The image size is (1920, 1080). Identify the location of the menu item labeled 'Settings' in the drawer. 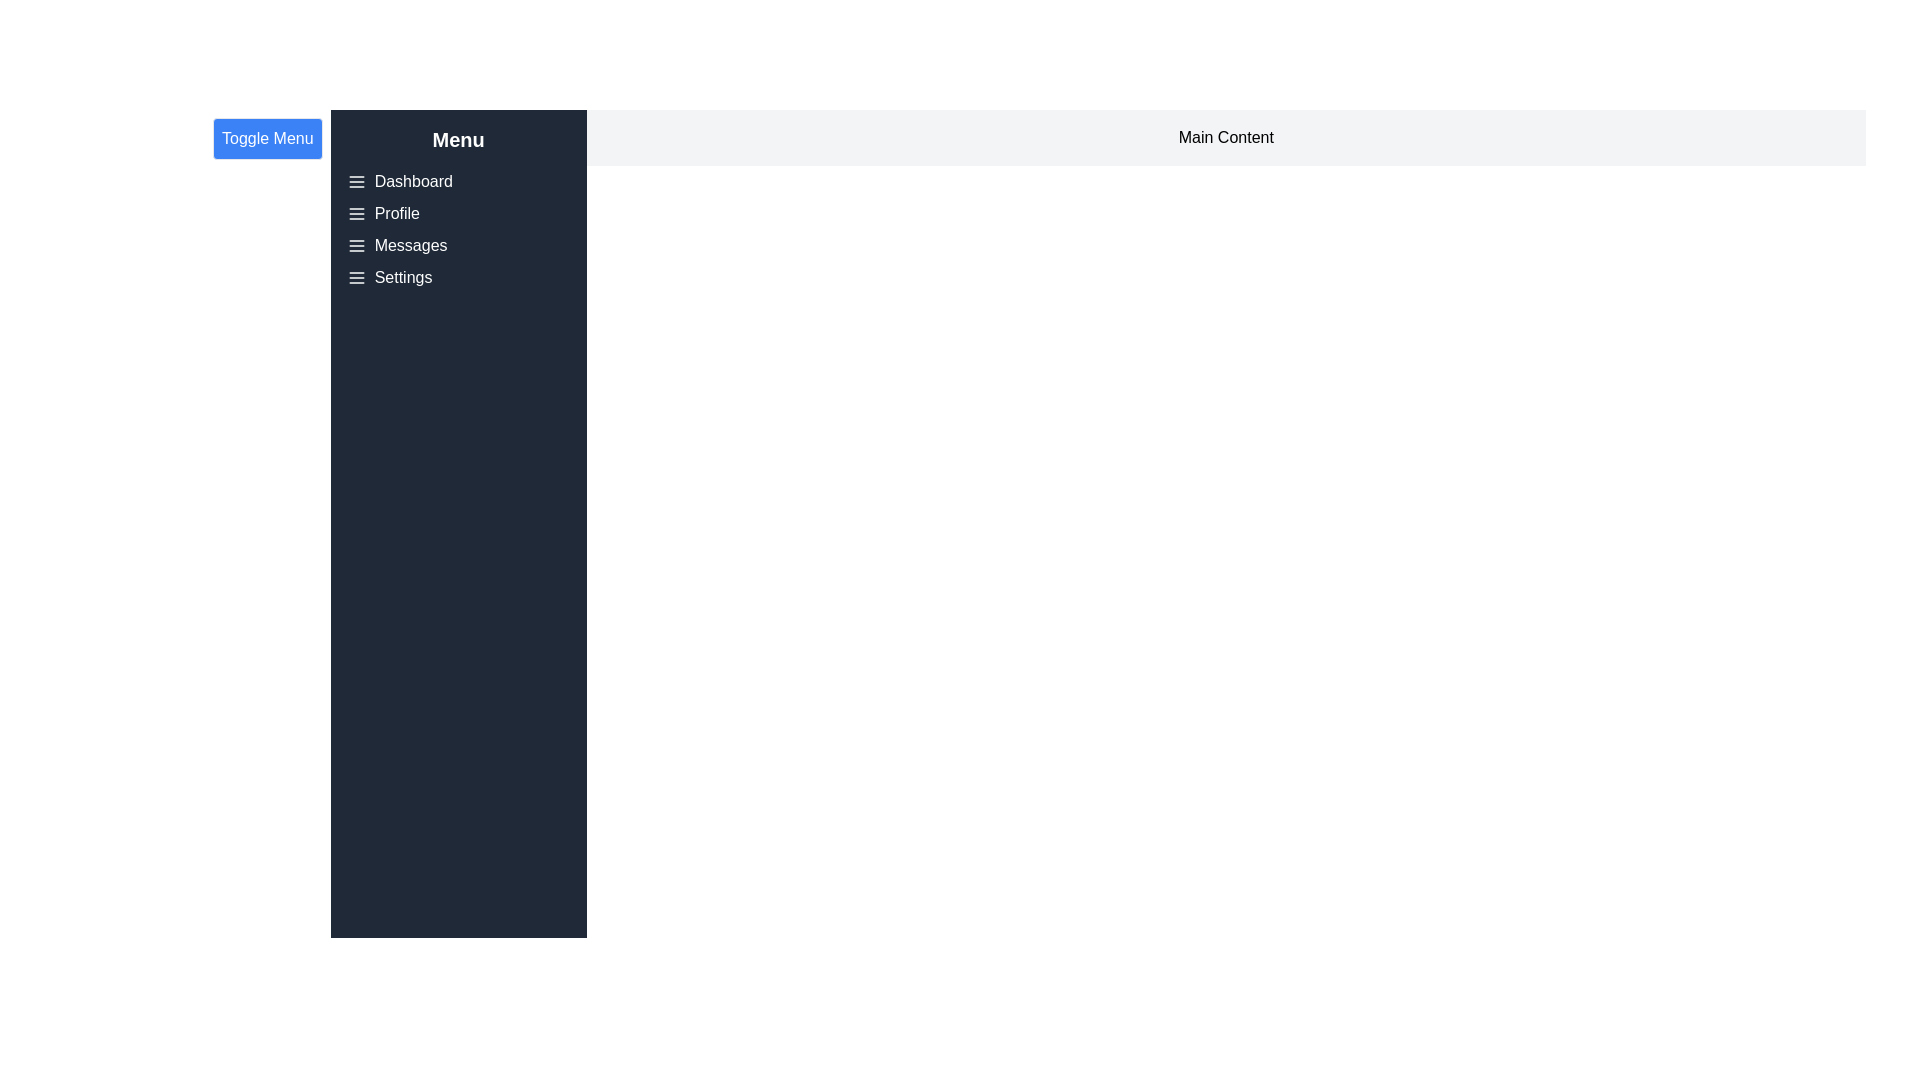
(402, 277).